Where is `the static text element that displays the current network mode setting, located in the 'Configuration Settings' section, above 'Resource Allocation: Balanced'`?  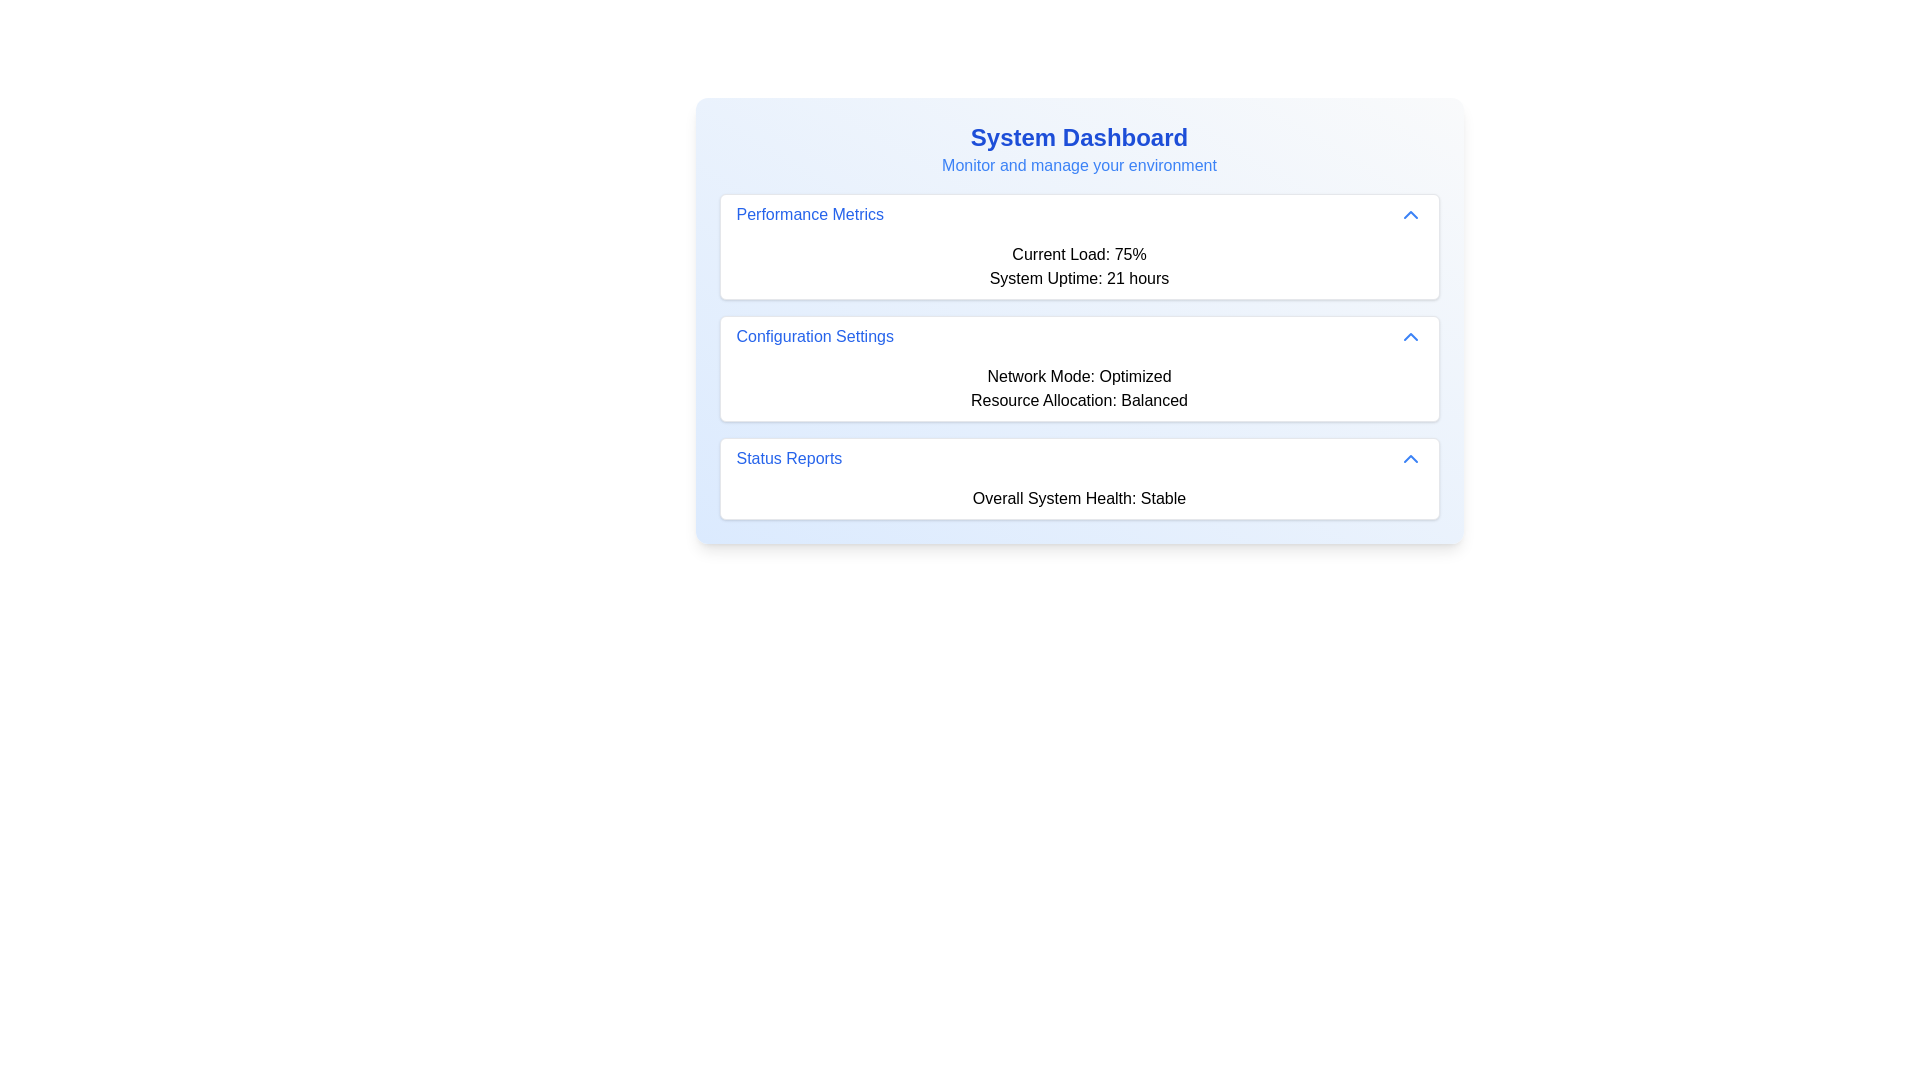
the static text element that displays the current network mode setting, located in the 'Configuration Settings' section, above 'Resource Allocation: Balanced' is located at coordinates (1078, 377).